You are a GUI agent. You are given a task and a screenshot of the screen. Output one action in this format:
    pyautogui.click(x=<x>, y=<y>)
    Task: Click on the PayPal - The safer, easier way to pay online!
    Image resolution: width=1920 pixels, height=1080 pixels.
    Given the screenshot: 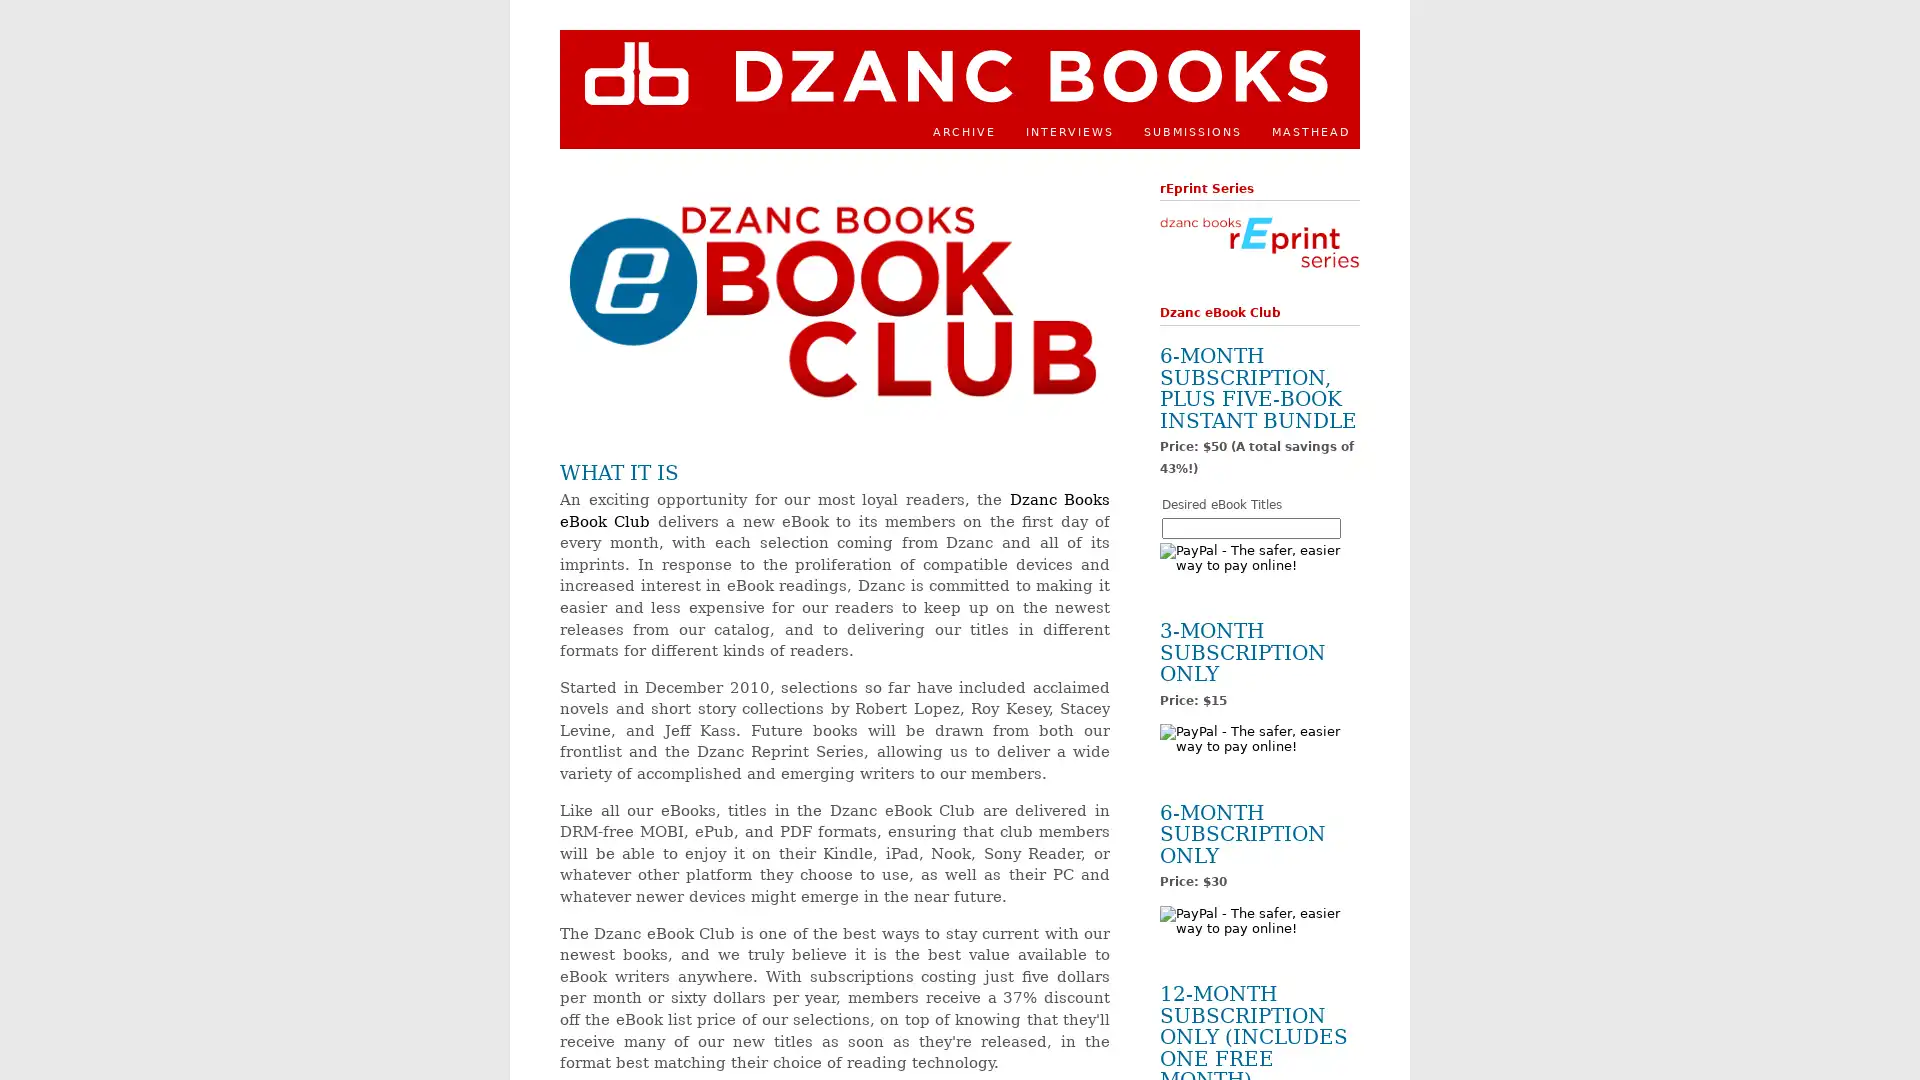 What is the action you would take?
    pyautogui.click(x=1258, y=556)
    